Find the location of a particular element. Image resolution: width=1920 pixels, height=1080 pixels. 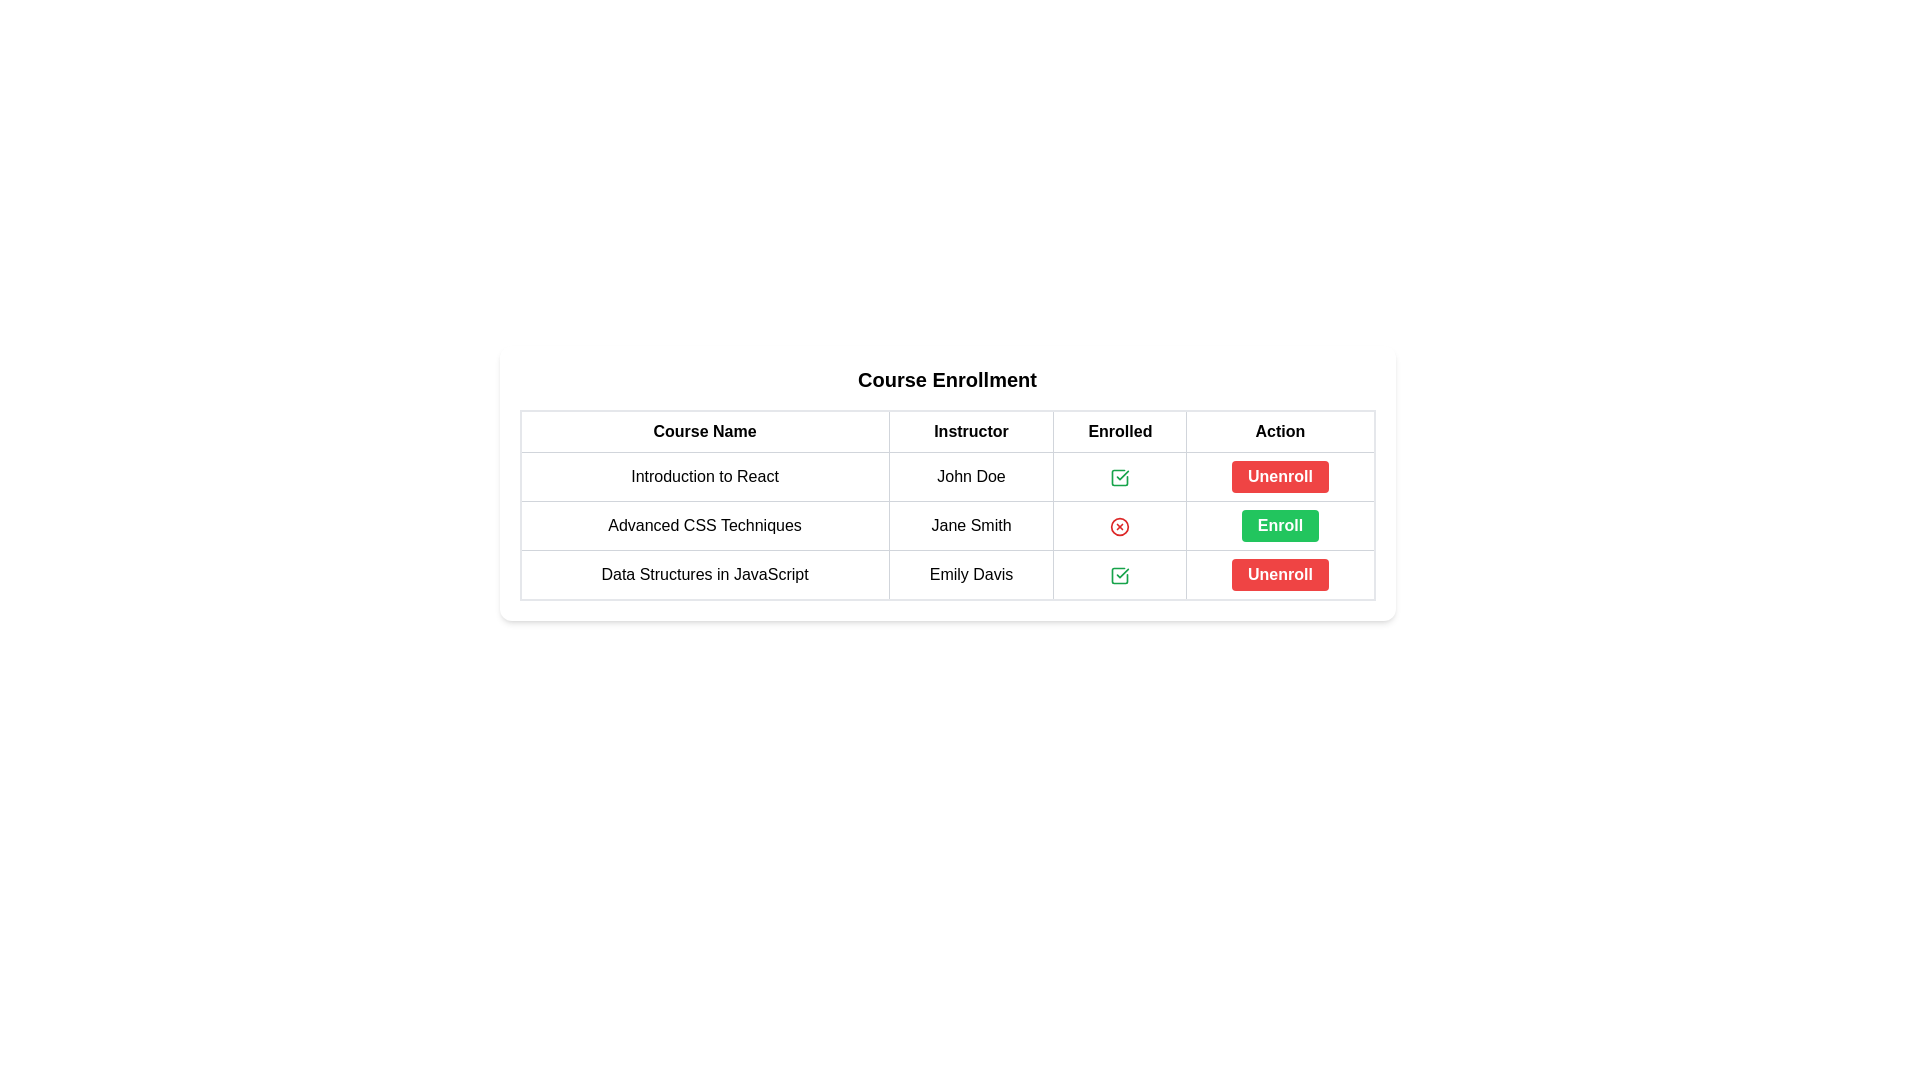

the 'Enrolled' table header, which is the third column header between 'Instructor' and 'Action' in the table layout is located at coordinates (1120, 430).